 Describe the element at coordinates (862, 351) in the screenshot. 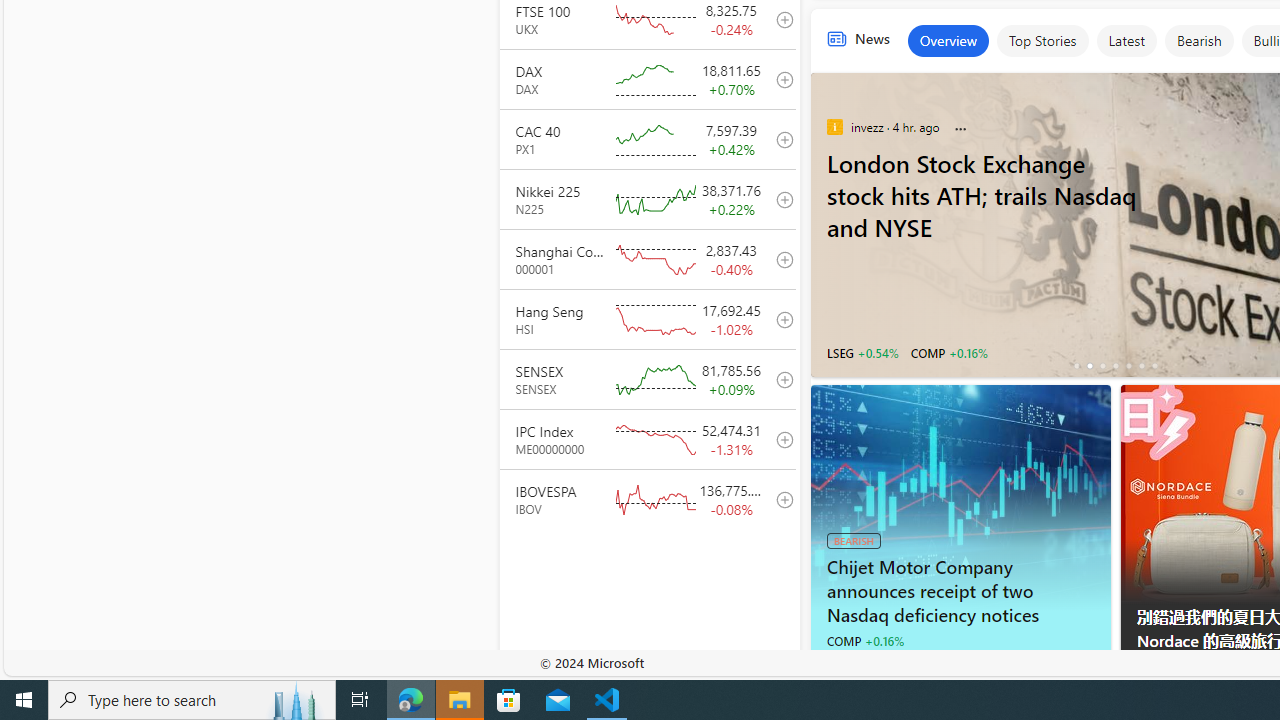

I see `'LSEG +0.54%'` at that location.